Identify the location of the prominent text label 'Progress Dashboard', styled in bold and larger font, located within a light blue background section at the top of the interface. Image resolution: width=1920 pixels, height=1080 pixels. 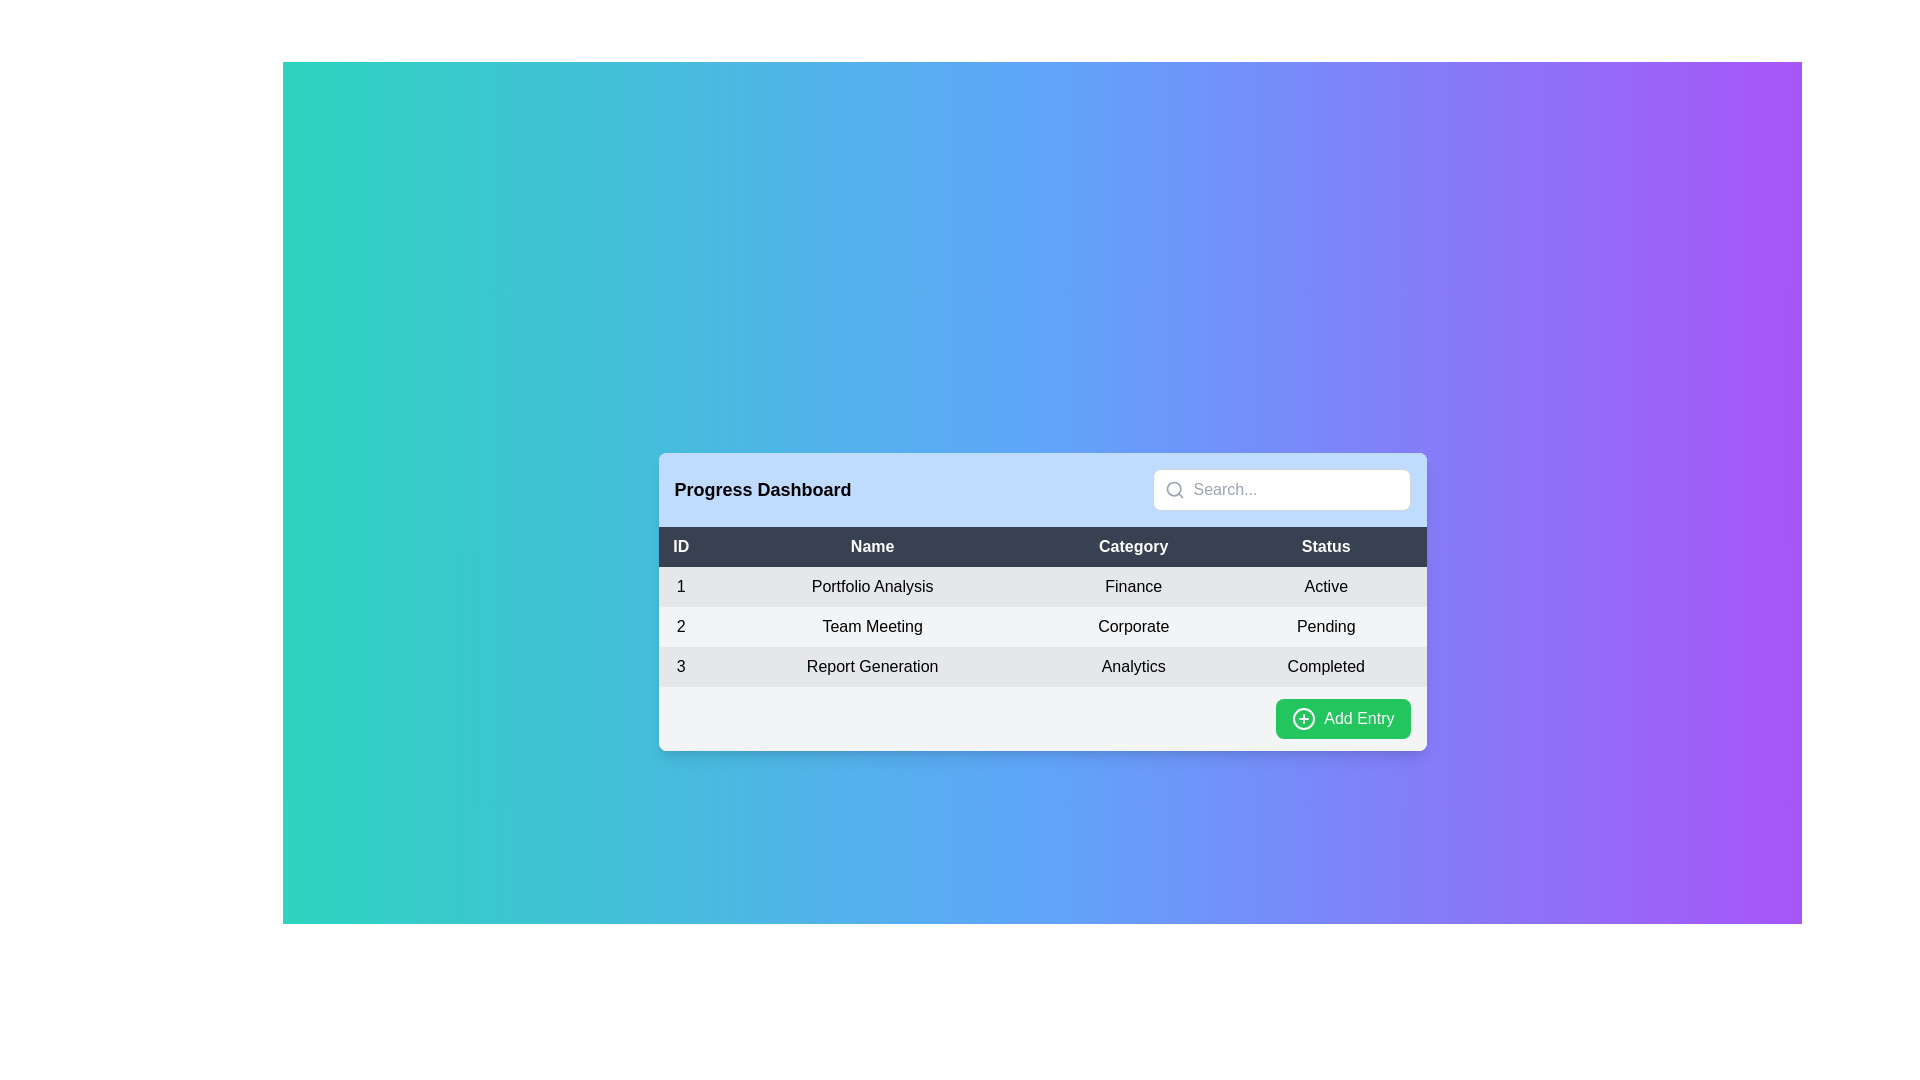
(762, 489).